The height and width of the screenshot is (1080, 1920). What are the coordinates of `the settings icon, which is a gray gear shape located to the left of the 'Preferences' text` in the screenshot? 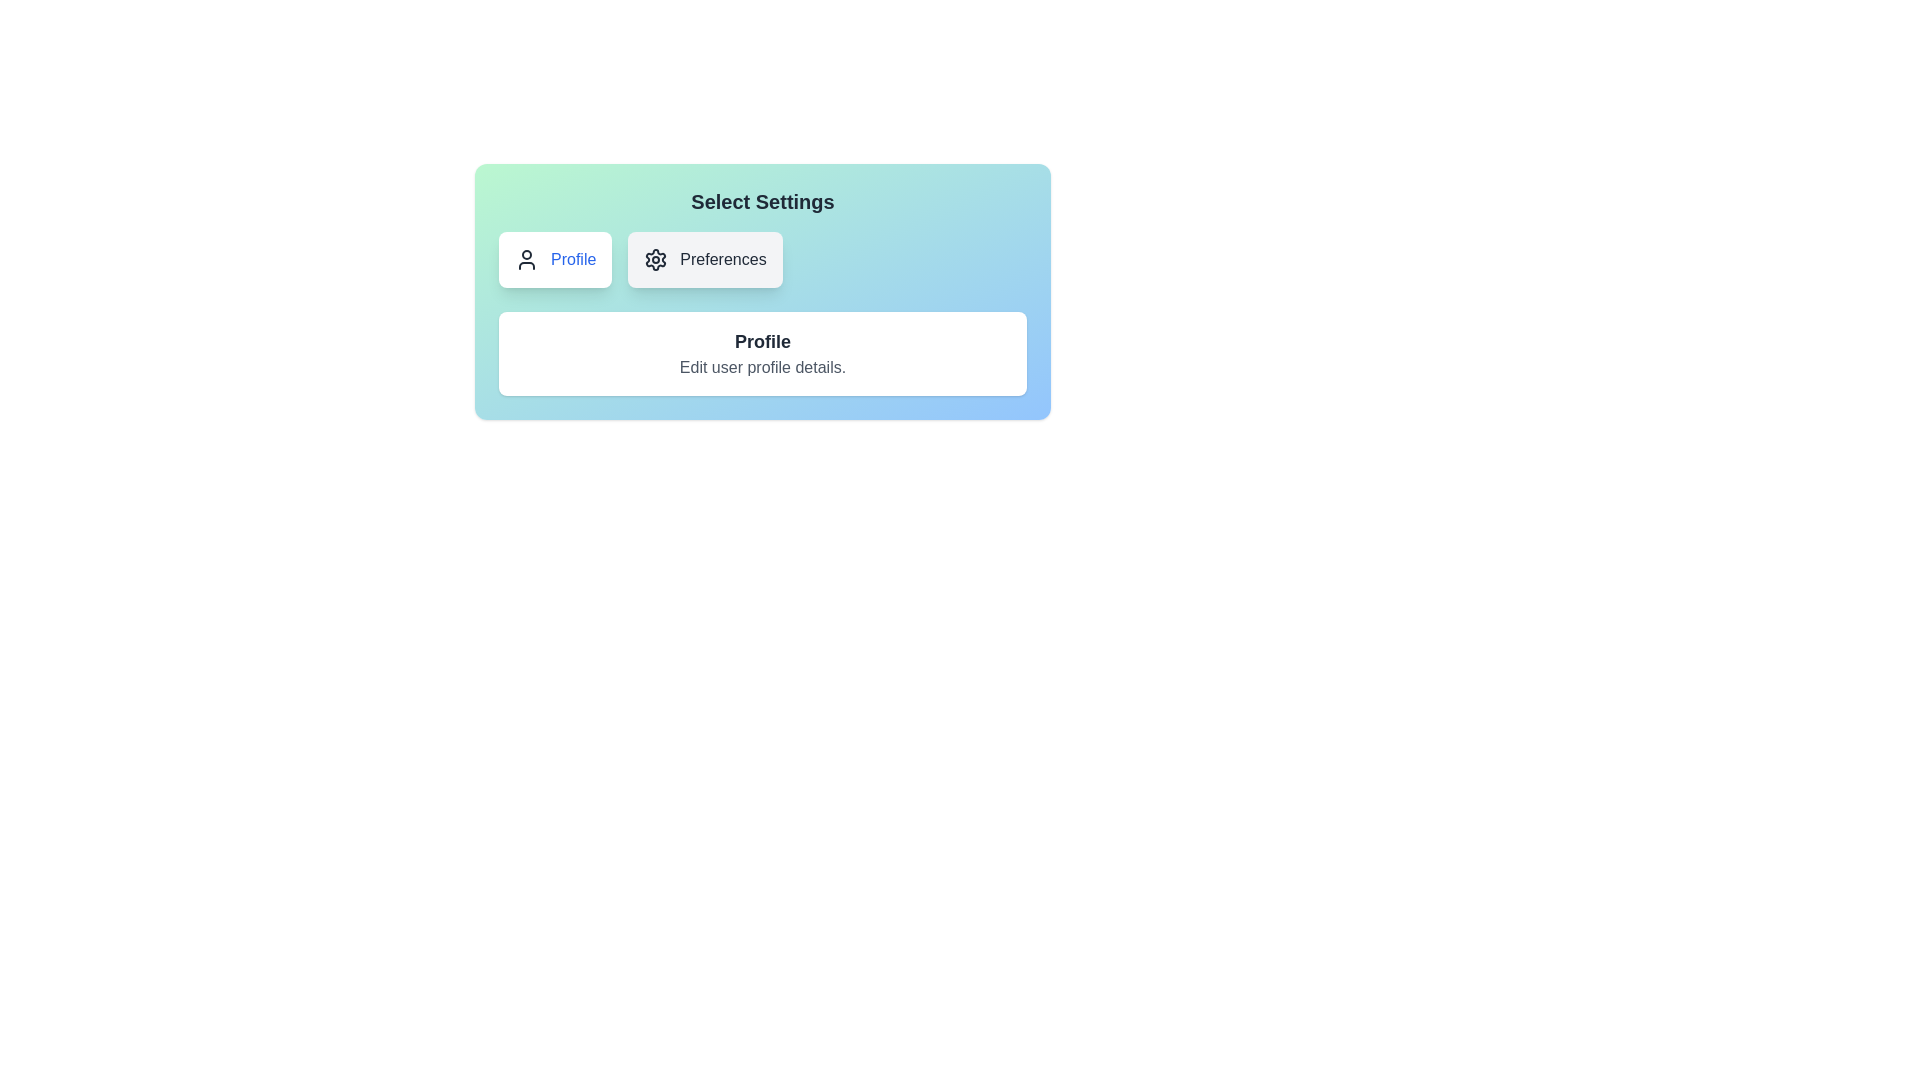 It's located at (656, 258).